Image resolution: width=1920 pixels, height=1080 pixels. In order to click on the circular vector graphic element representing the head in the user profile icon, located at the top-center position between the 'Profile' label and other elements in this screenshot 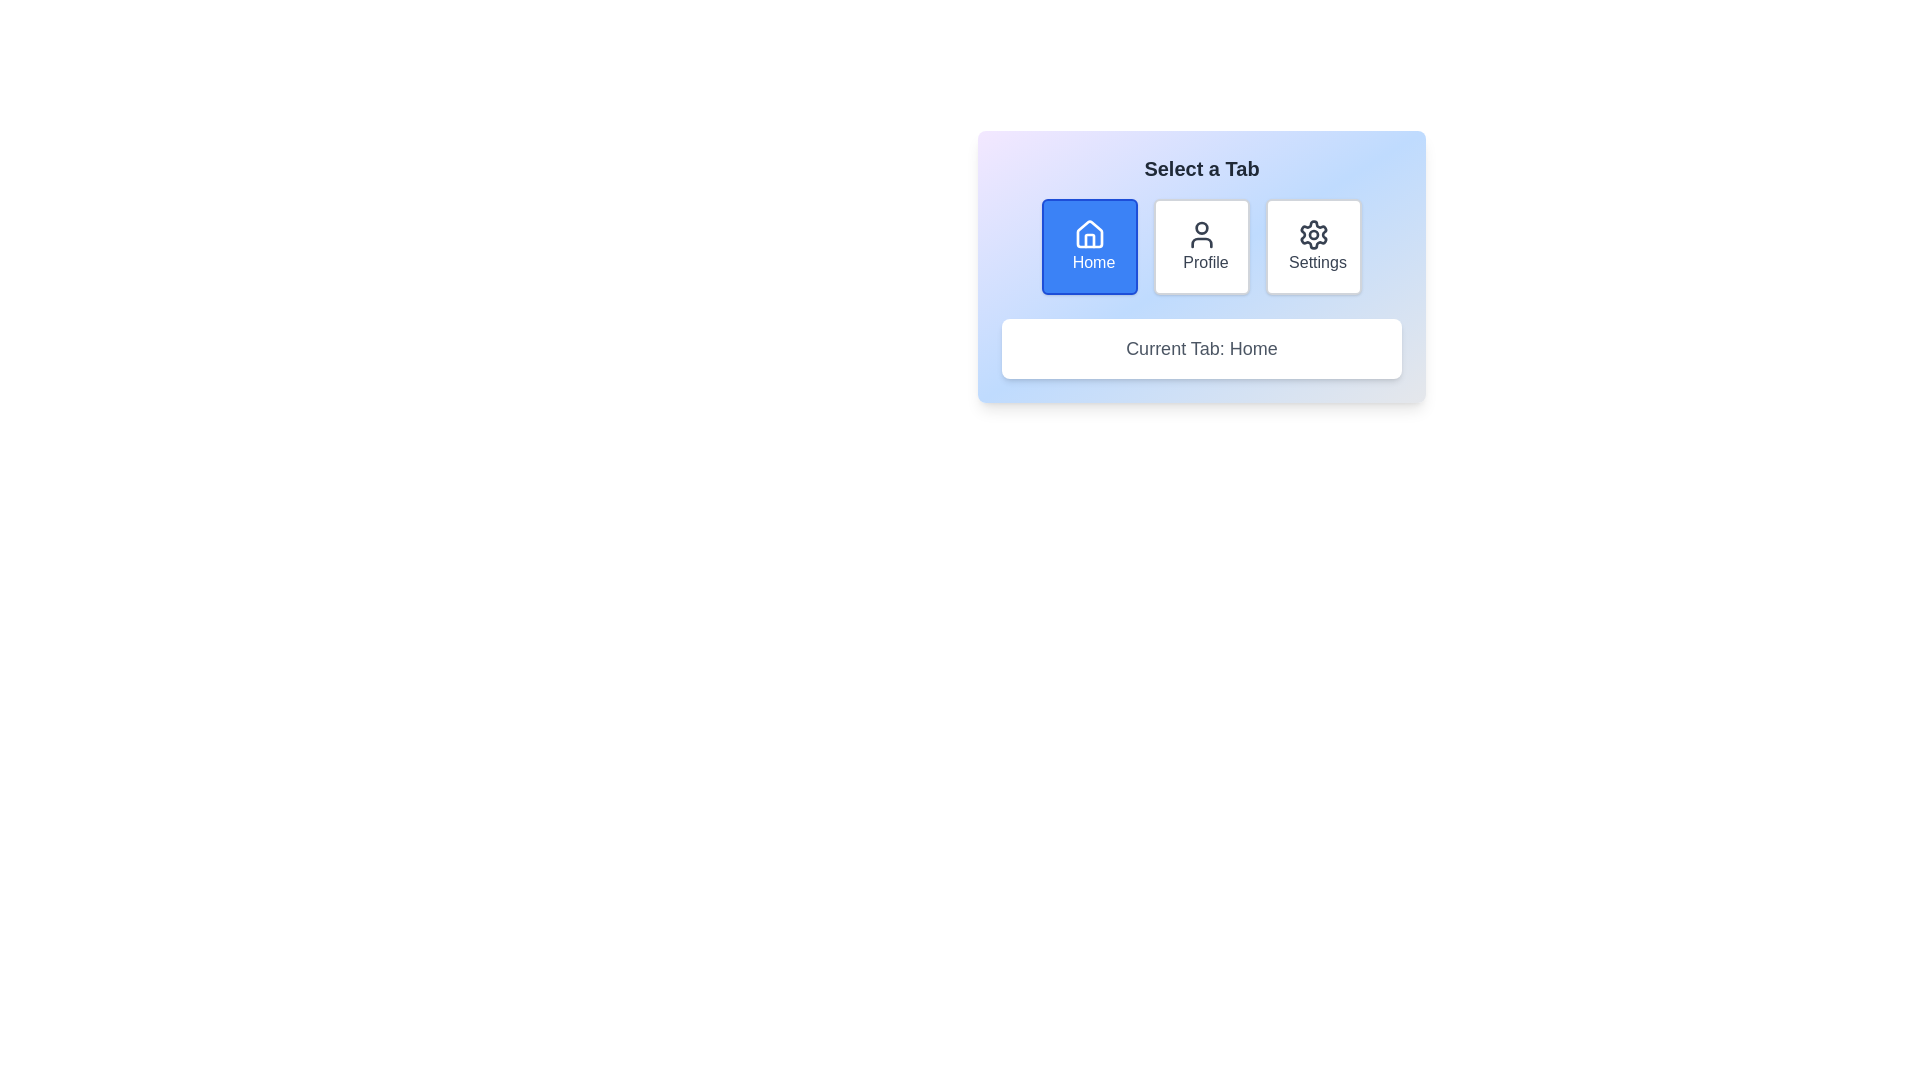, I will do `click(1200, 226)`.